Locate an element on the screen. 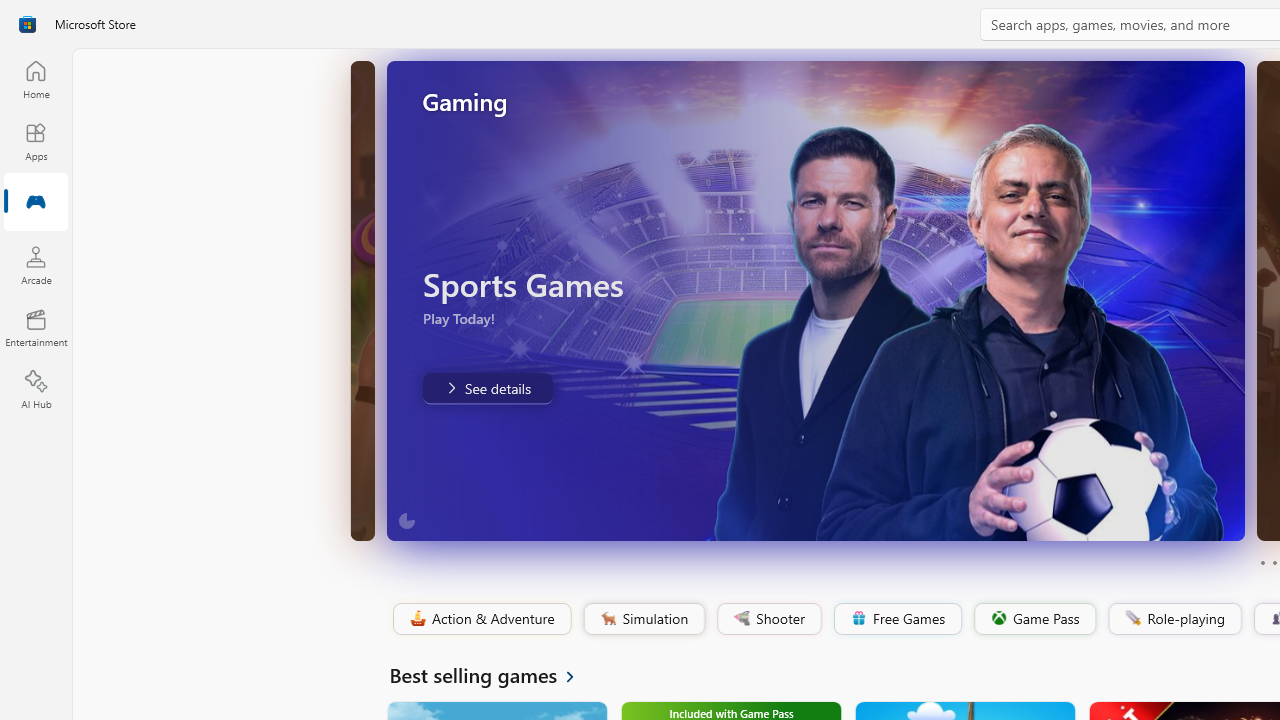 This screenshot has height=720, width=1280. 'Gaming' is located at coordinates (35, 203).